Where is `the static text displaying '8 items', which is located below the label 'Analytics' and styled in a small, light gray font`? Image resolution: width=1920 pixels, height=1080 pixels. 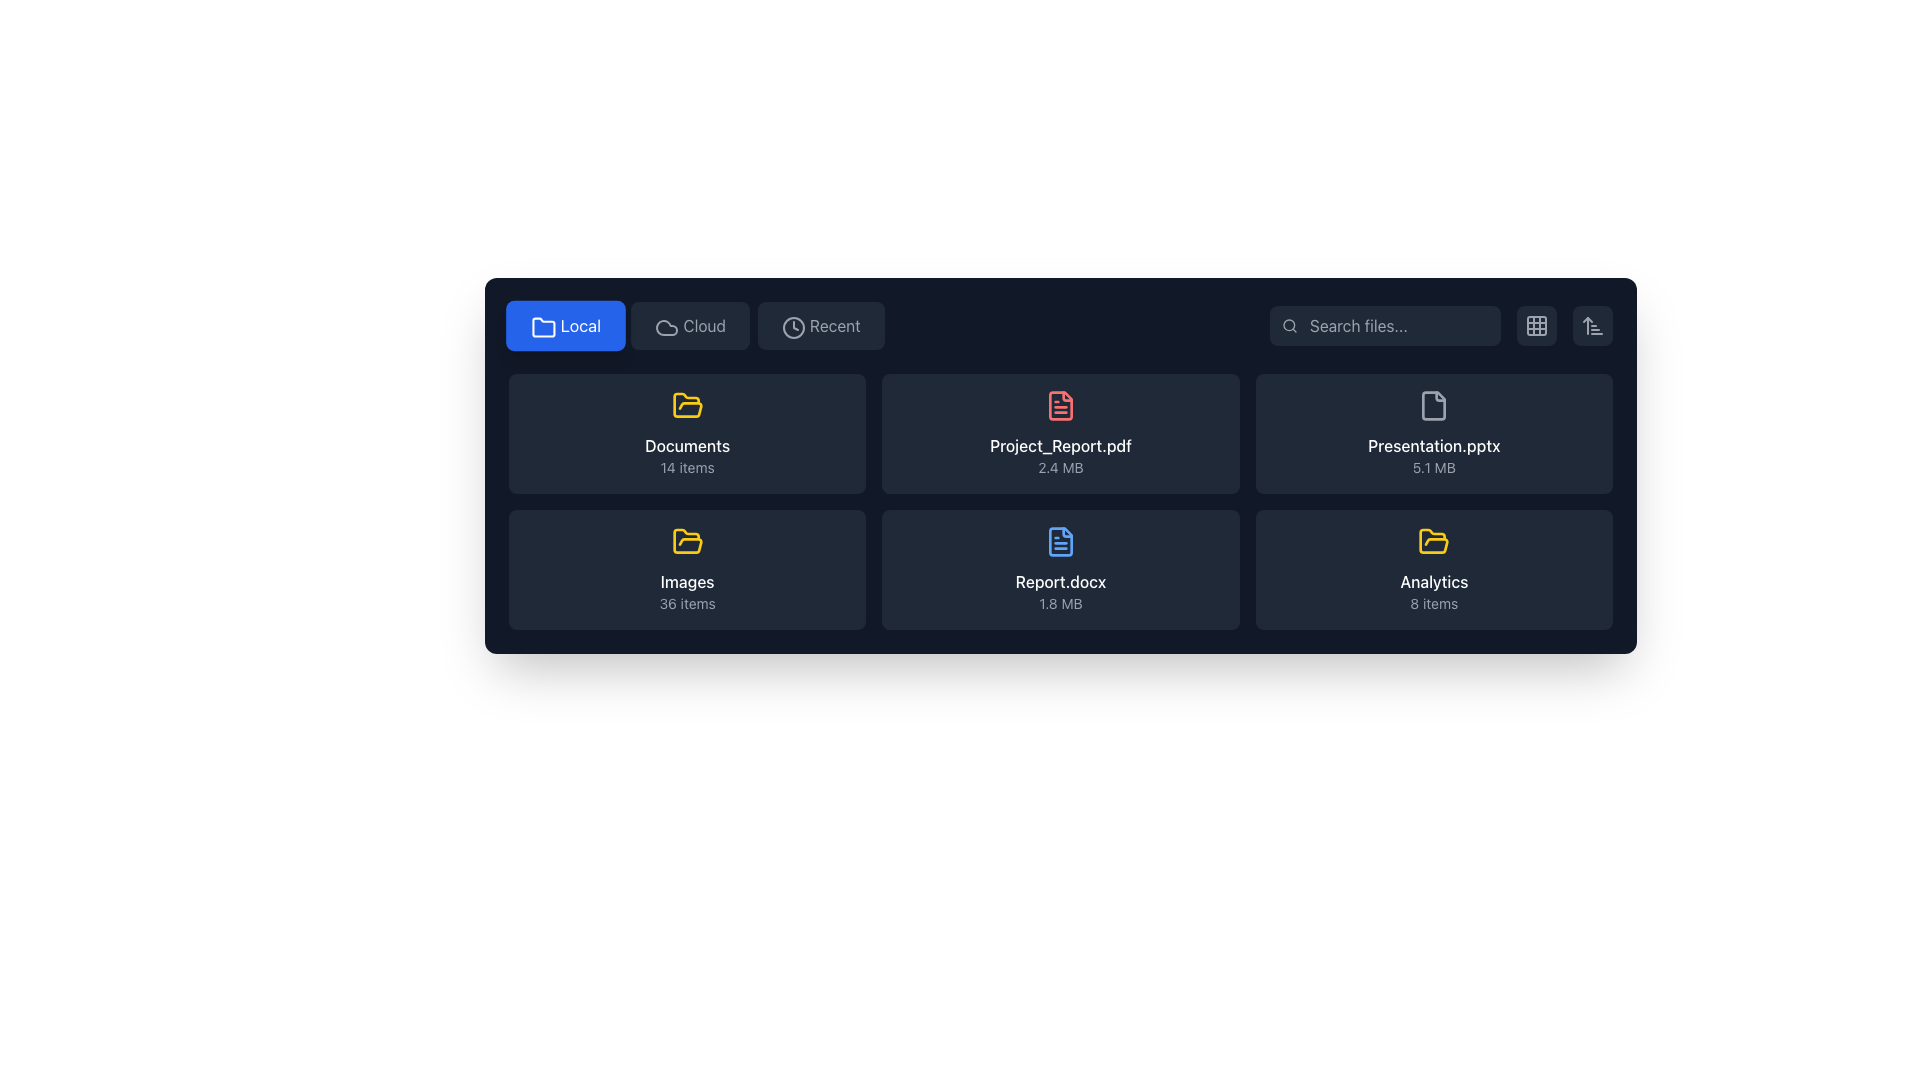 the static text displaying '8 items', which is located below the label 'Analytics' and styled in a small, light gray font is located at coordinates (1433, 603).